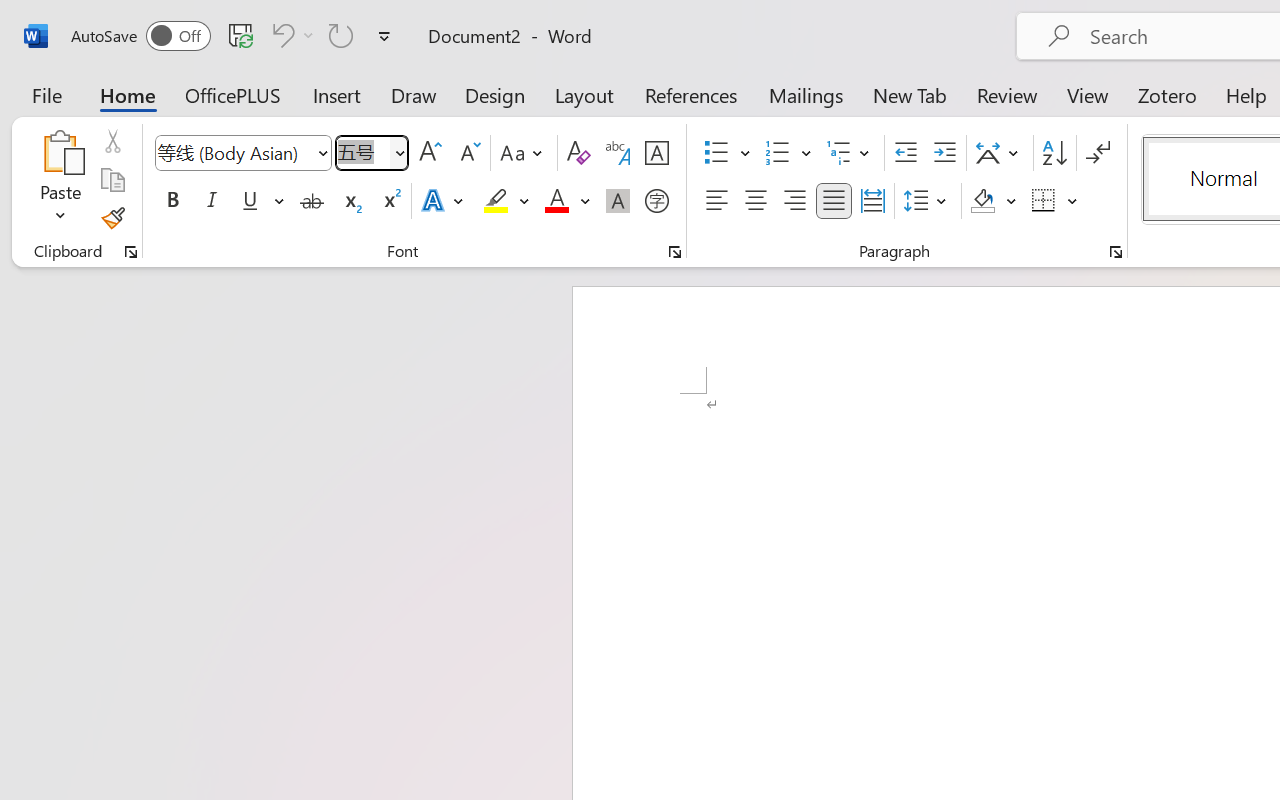  Describe the element at coordinates (60, 151) in the screenshot. I see `'Paste'` at that location.